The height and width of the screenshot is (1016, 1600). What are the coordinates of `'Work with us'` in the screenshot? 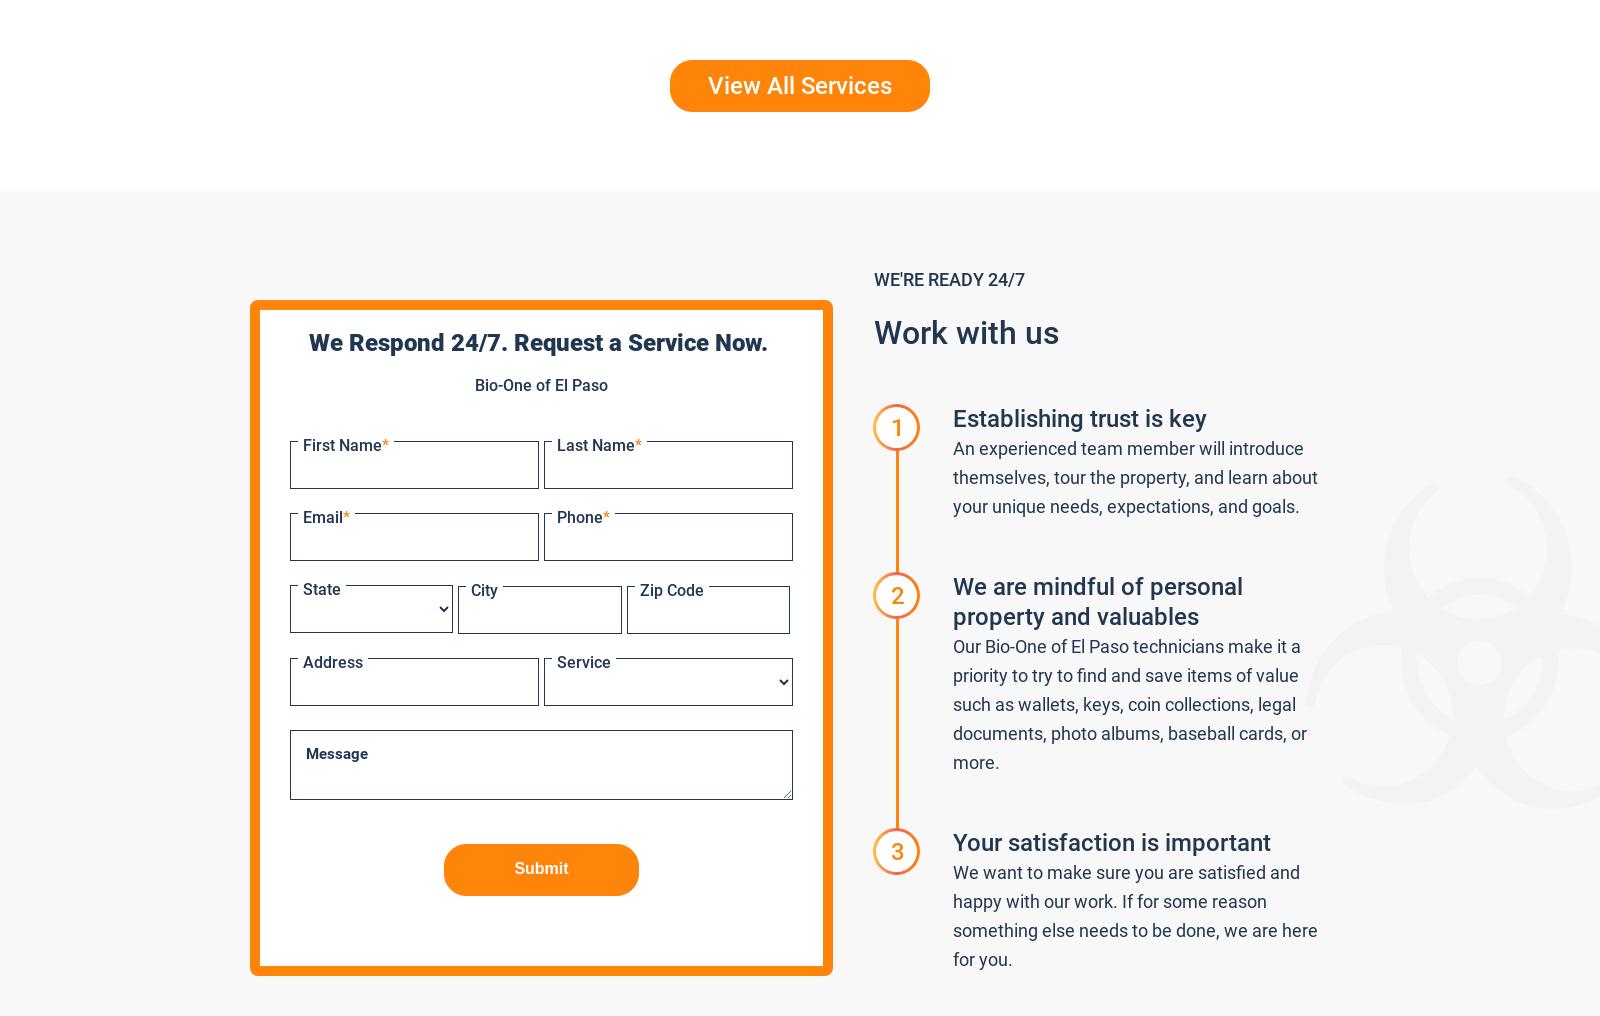 It's located at (966, 332).